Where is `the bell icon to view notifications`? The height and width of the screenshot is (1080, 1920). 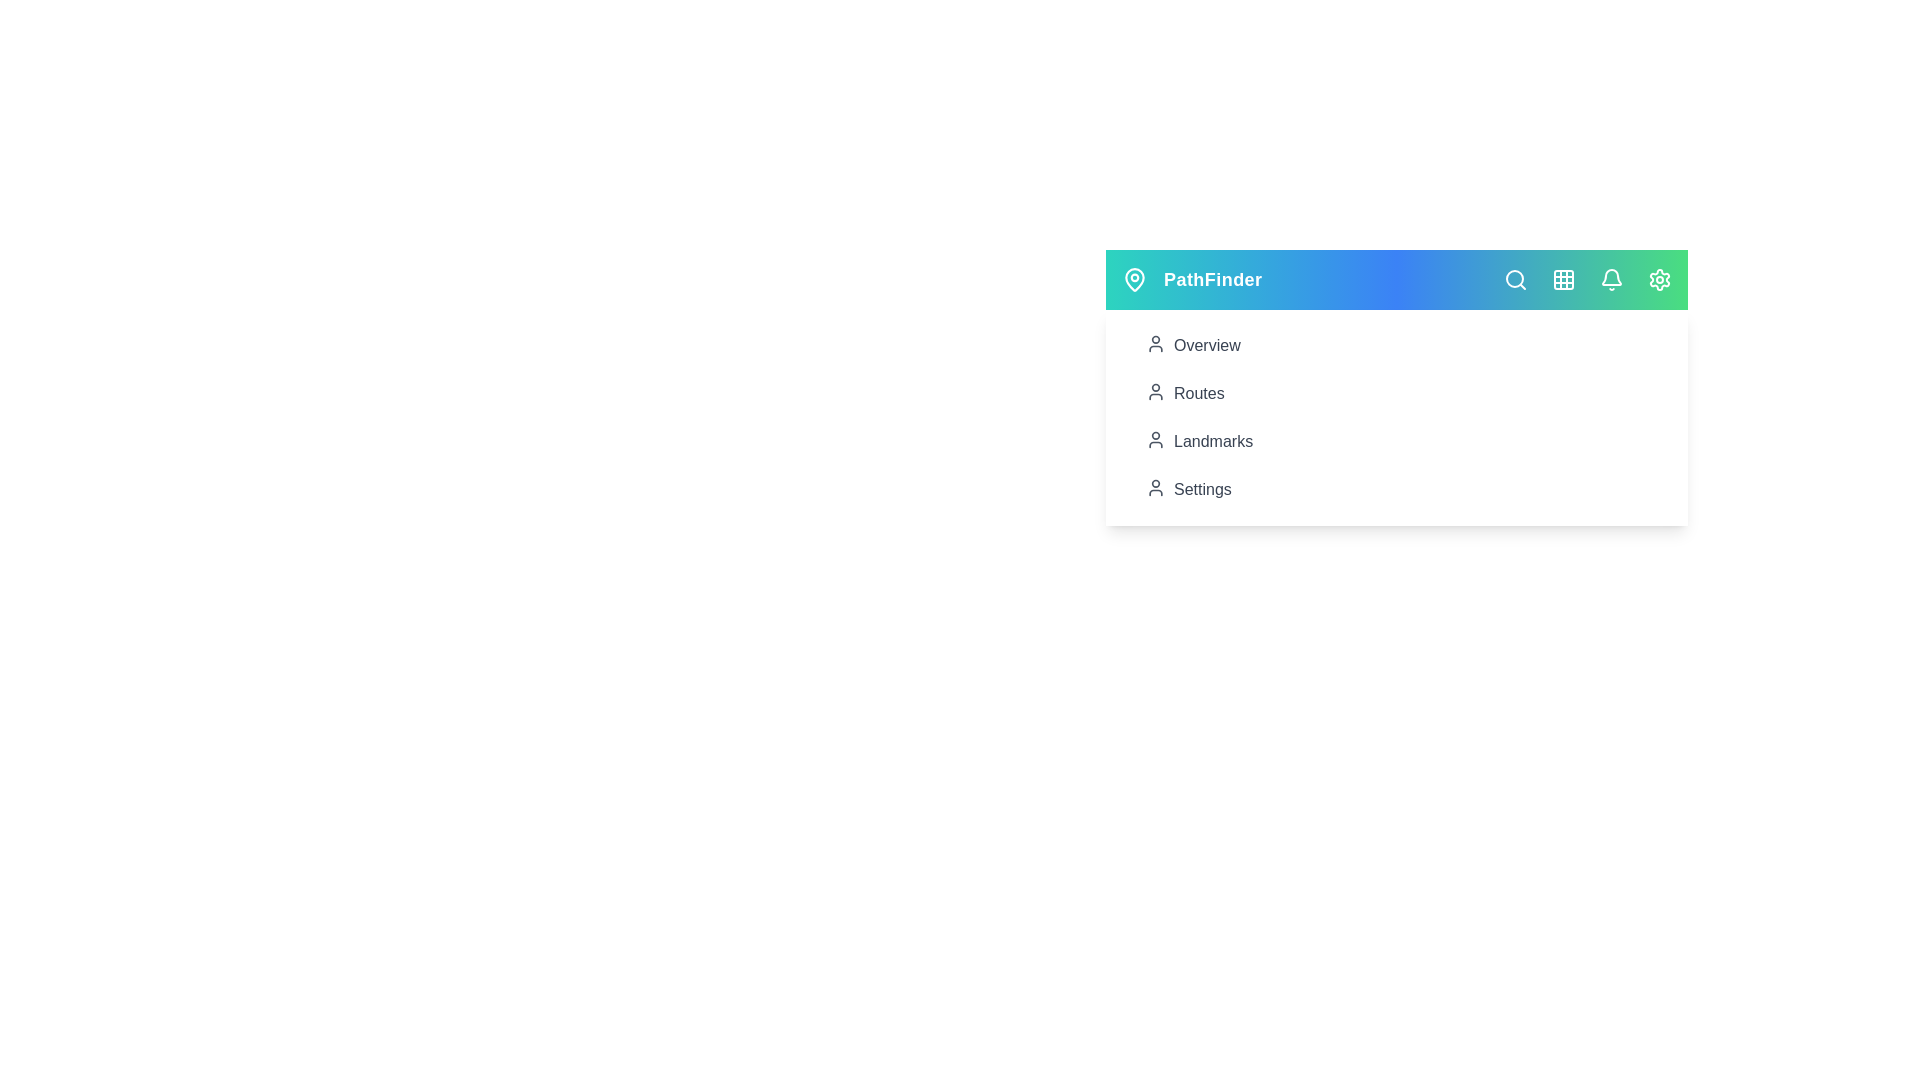 the bell icon to view notifications is located at coordinates (1612, 280).